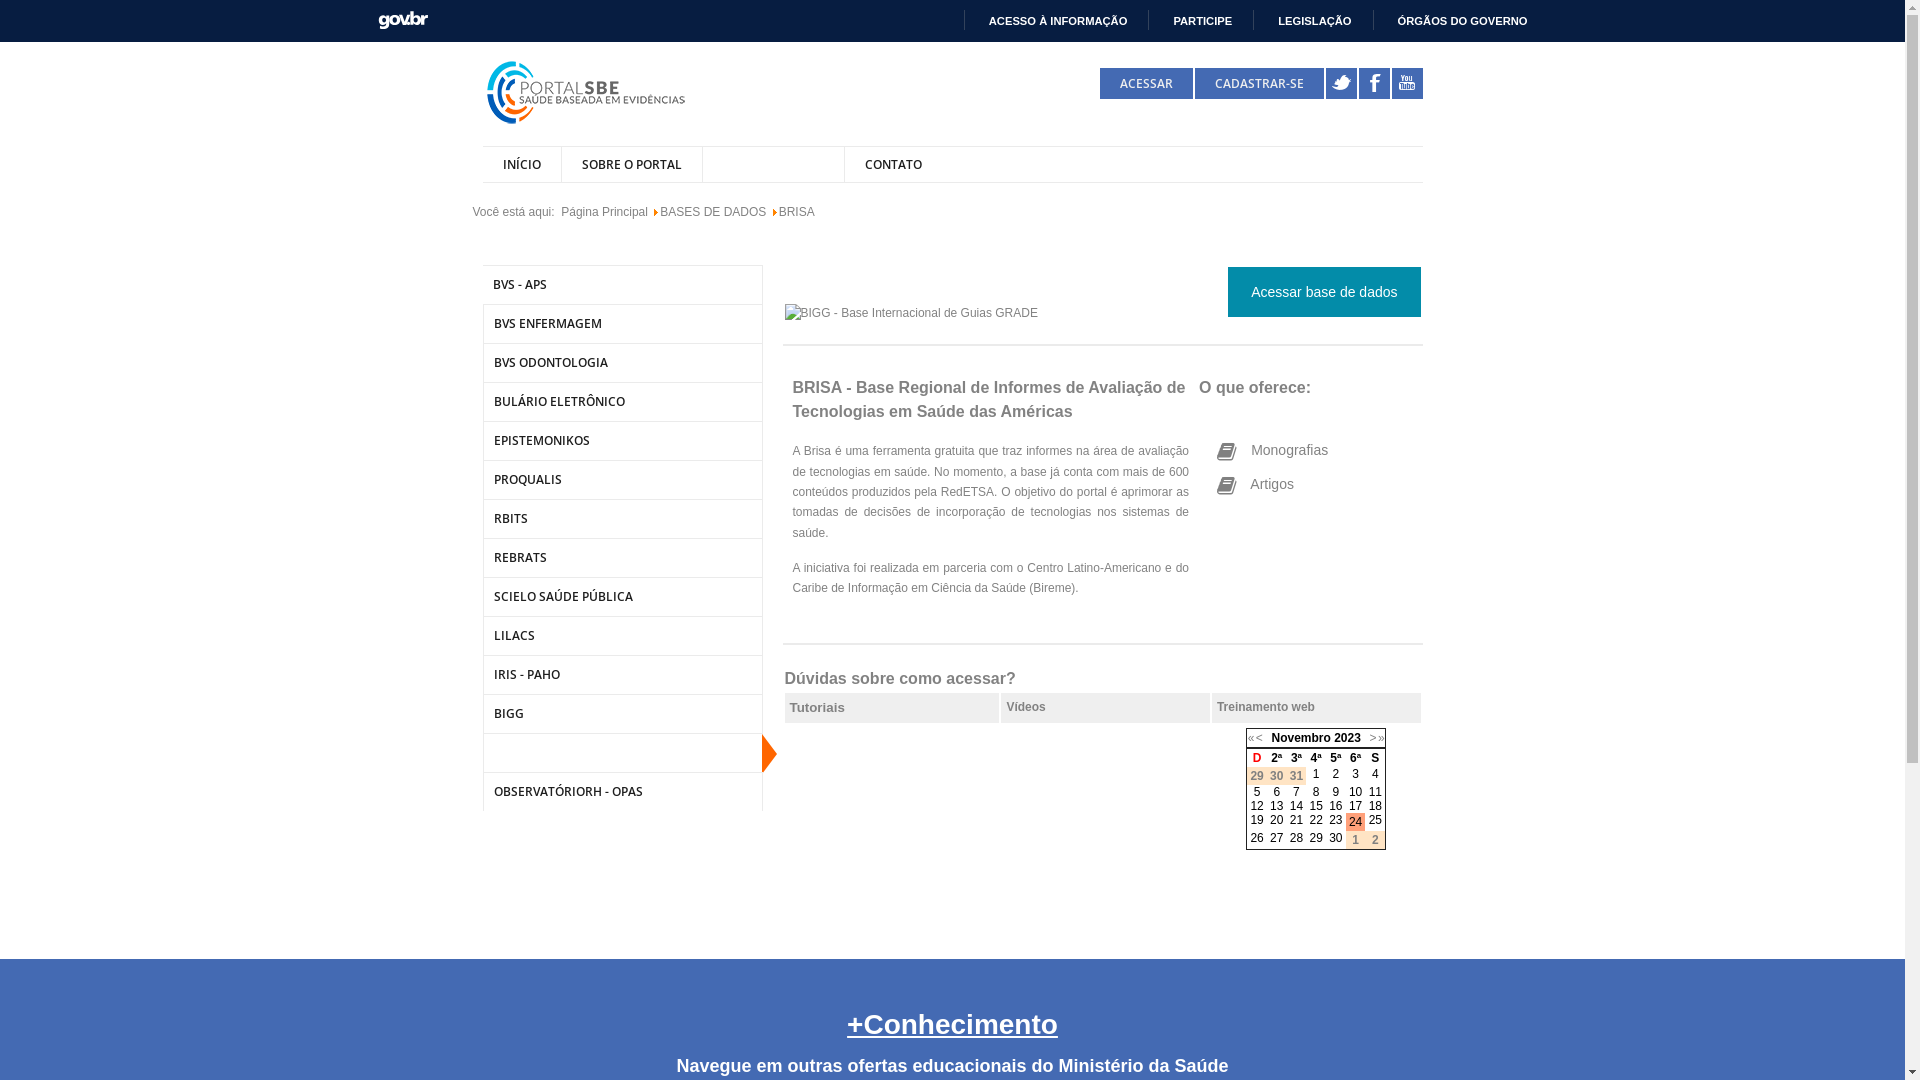 This screenshot has width=1920, height=1080. I want to click on 'ACESSAR', so click(1146, 82).